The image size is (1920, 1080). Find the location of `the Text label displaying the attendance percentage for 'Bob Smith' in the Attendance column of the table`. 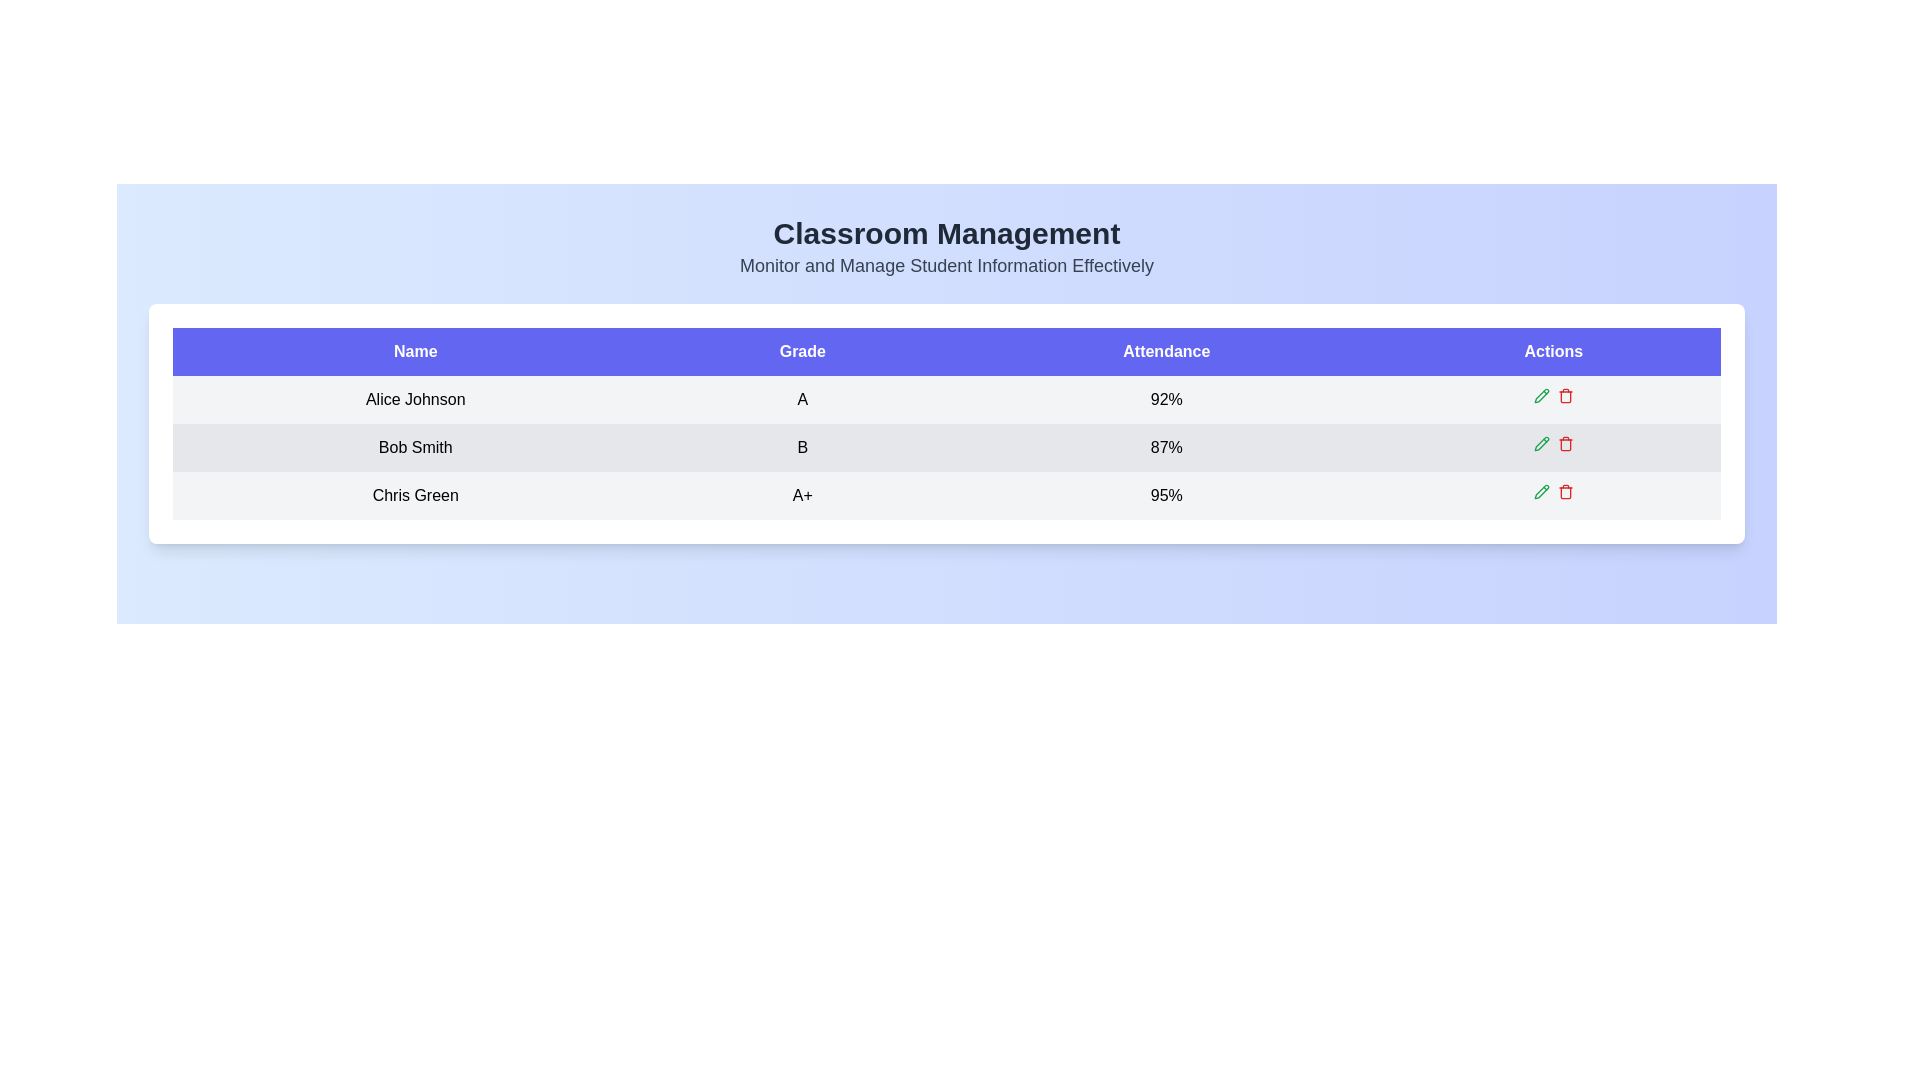

the Text label displaying the attendance percentage for 'Bob Smith' in the Attendance column of the table is located at coordinates (1166, 446).